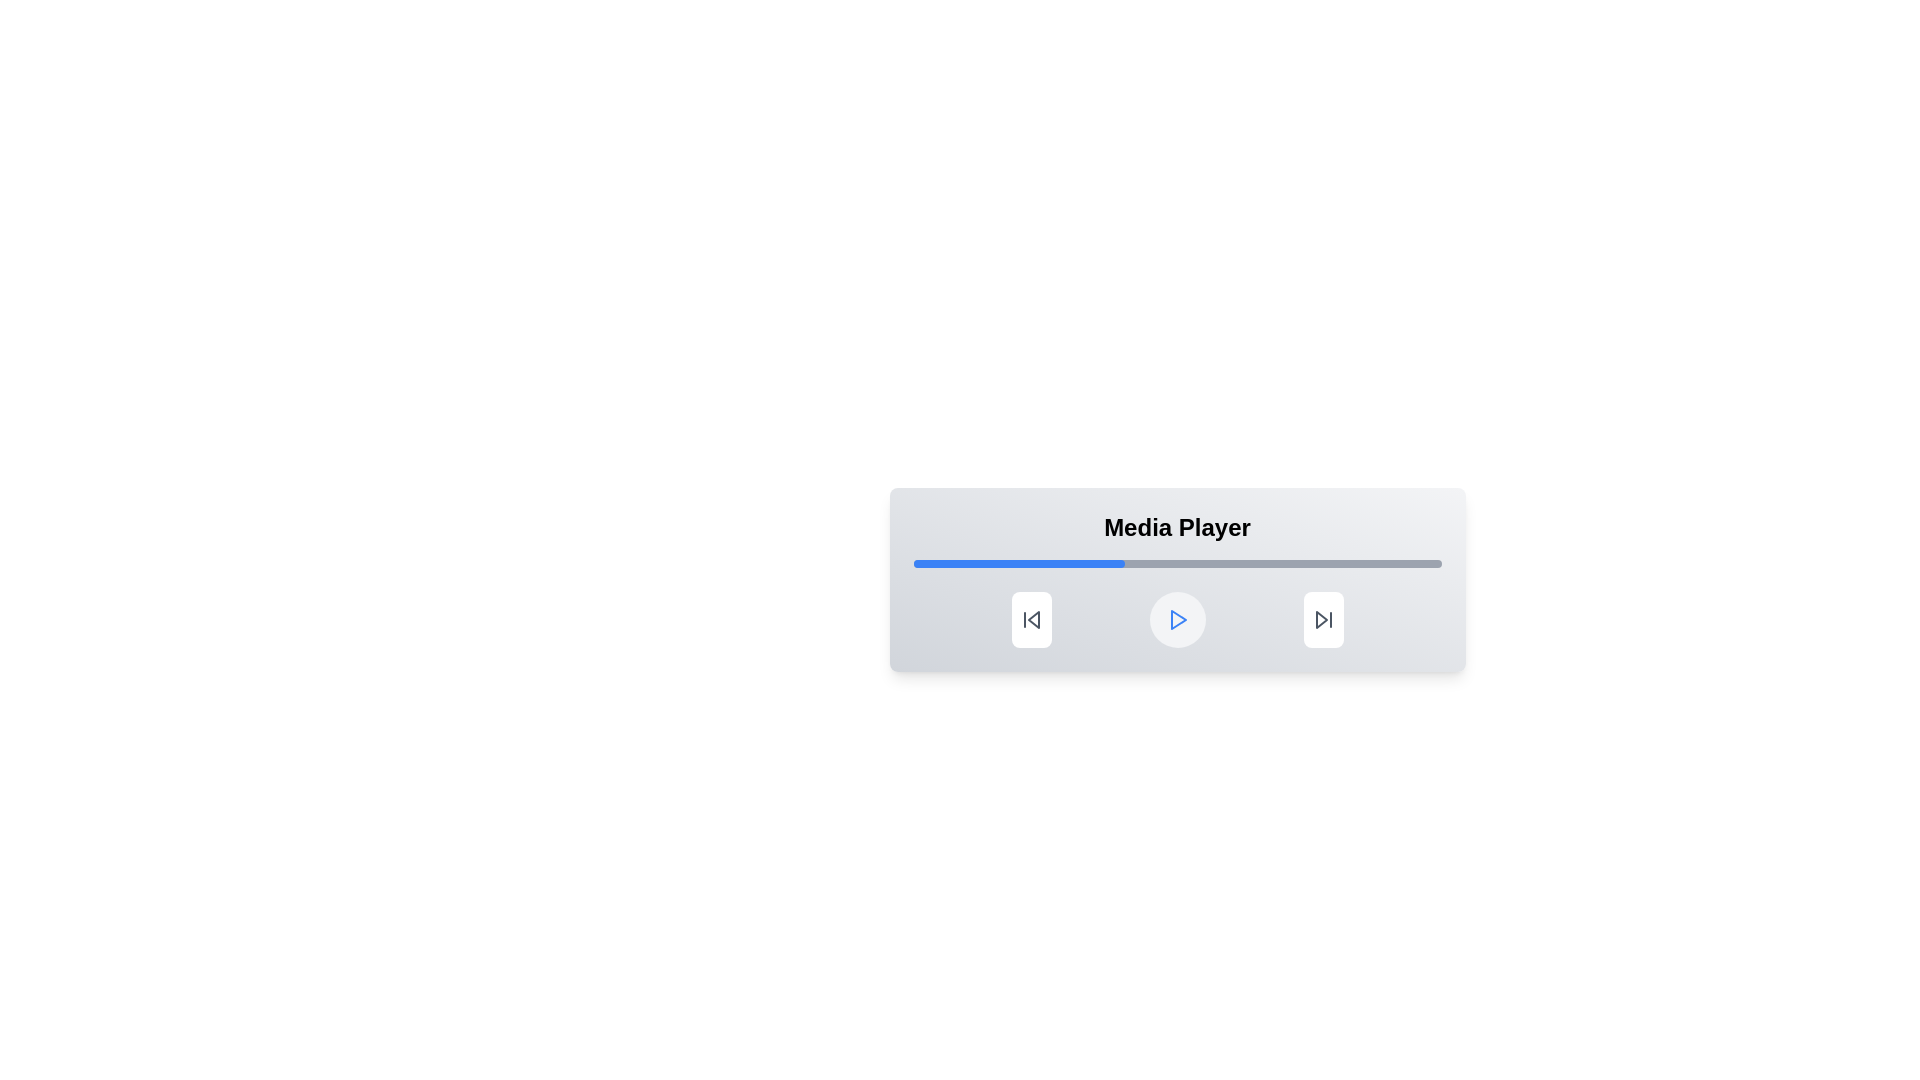 The width and height of the screenshot is (1920, 1080). Describe the element at coordinates (1177, 603) in the screenshot. I see `the Play button located in the center of the media controls section` at that location.